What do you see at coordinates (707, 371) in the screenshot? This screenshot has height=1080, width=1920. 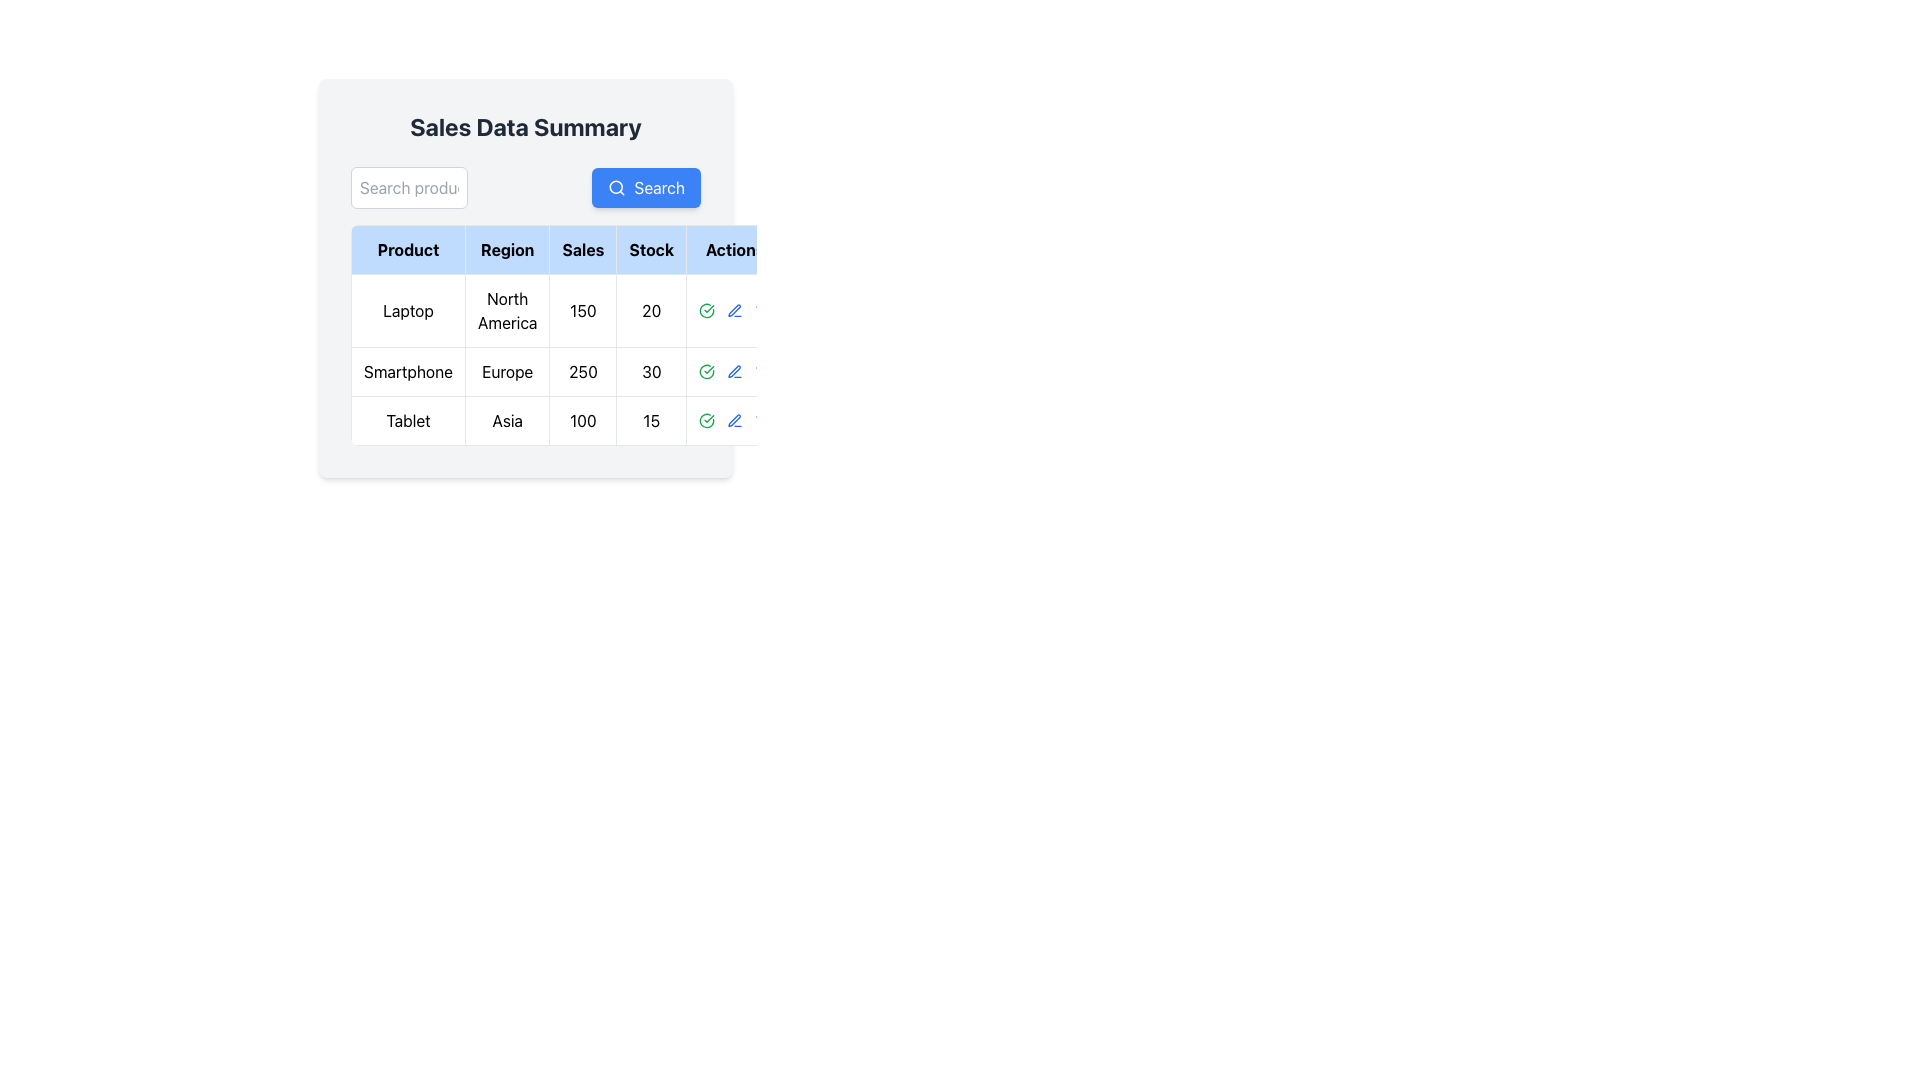 I see `the green check mark icon in the Actions column of the second row for the Smartphone product` at bounding box center [707, 371].